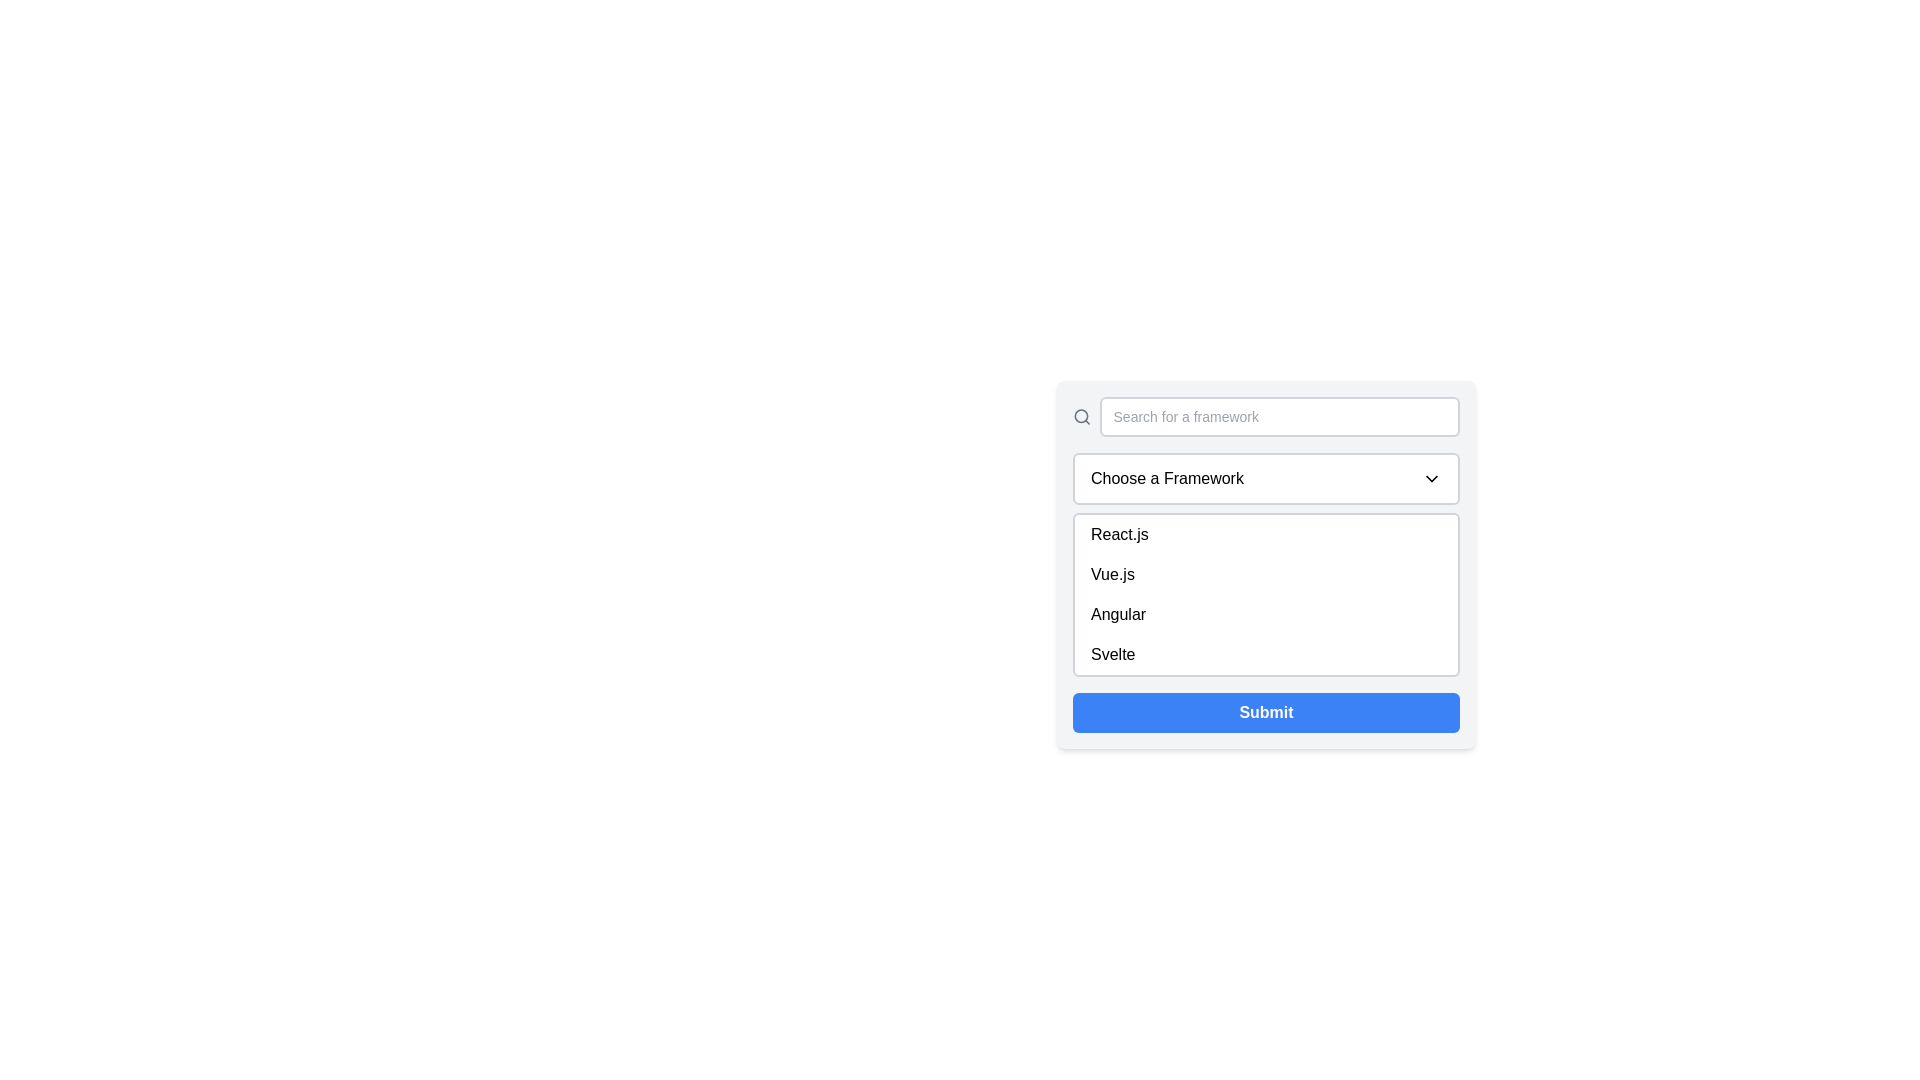 Image resolution: width=1920 pixels, height=1080 pixels. Describe the element at coordinates (1117, 613) in the screenshot. I see `the text label displaying 'Angular' in black text within the dropdown menu located under the 'Choose a Framework' selection box` at that location.